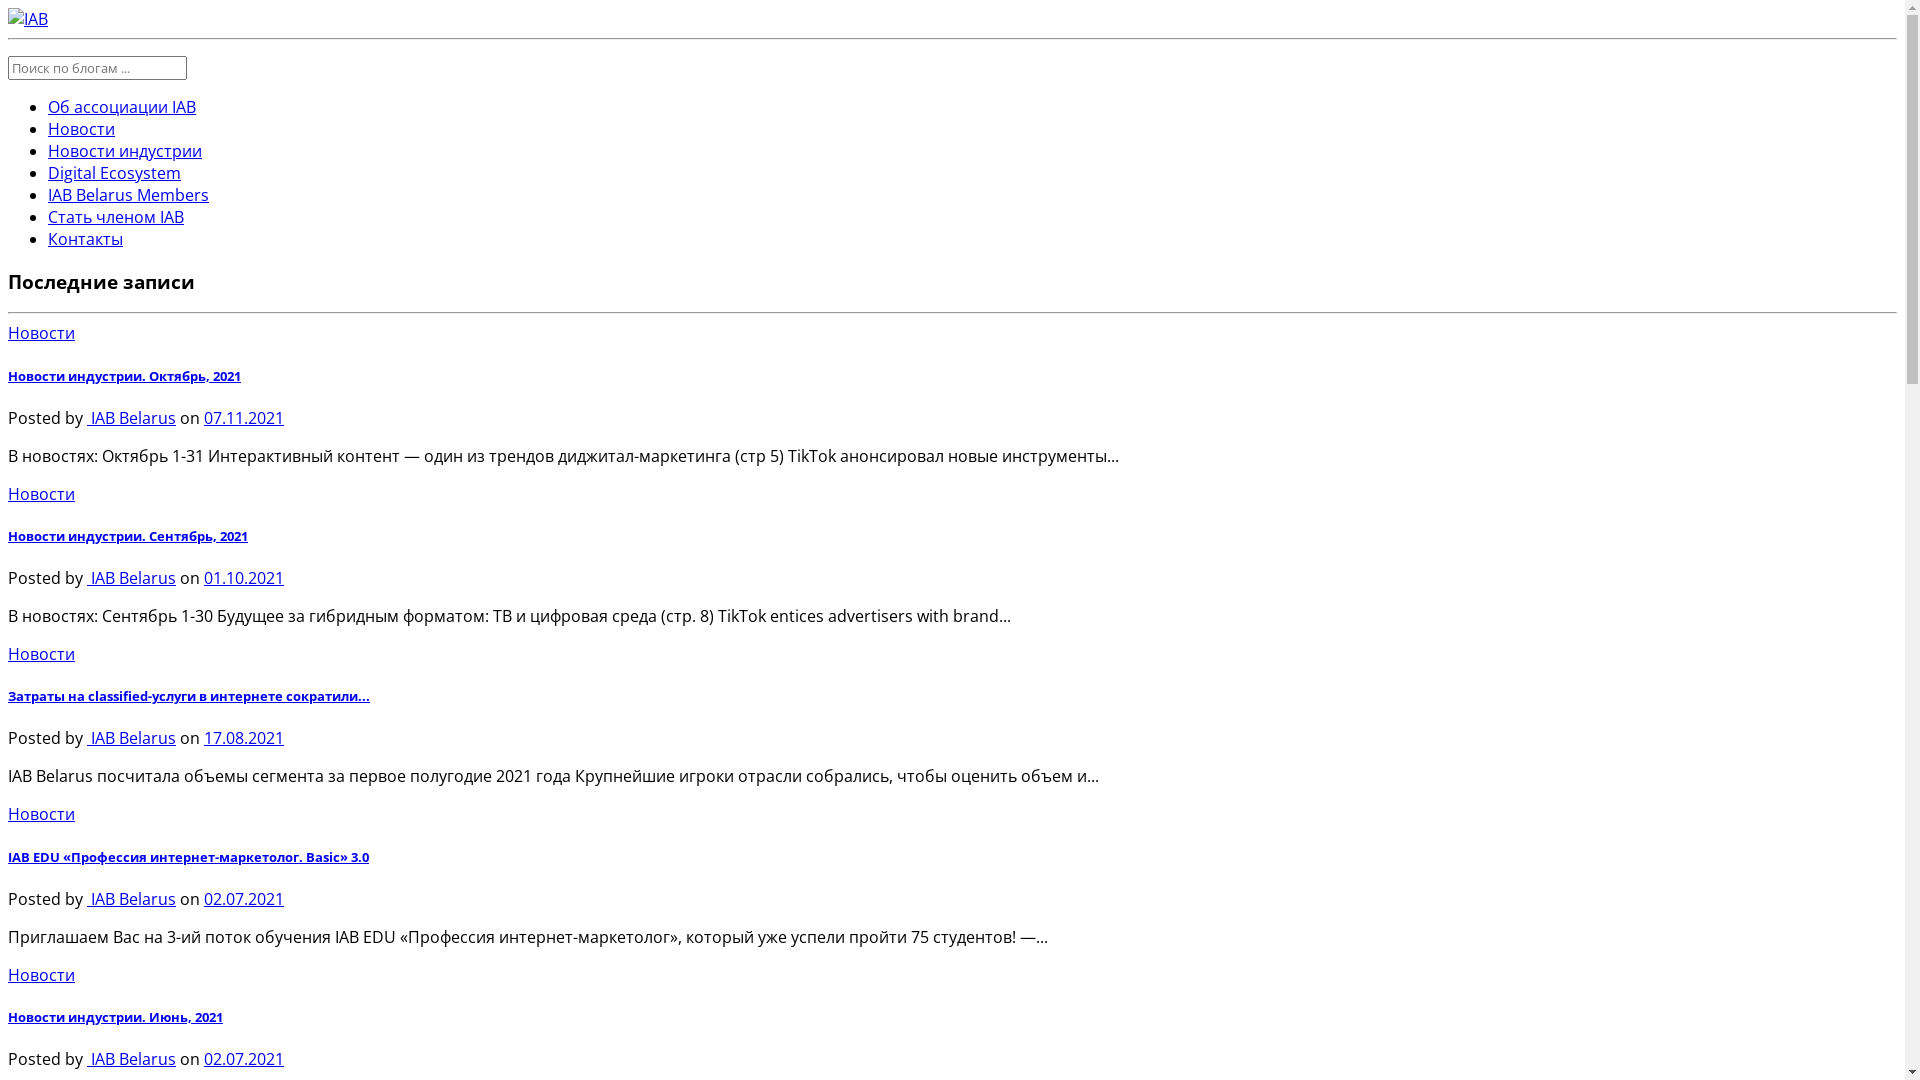 The image size is (1920, 1080). What do you see at coordinates (243, 416) in the screenshot?
I see `'07.11.2021'` at bounding box center [243, 416].